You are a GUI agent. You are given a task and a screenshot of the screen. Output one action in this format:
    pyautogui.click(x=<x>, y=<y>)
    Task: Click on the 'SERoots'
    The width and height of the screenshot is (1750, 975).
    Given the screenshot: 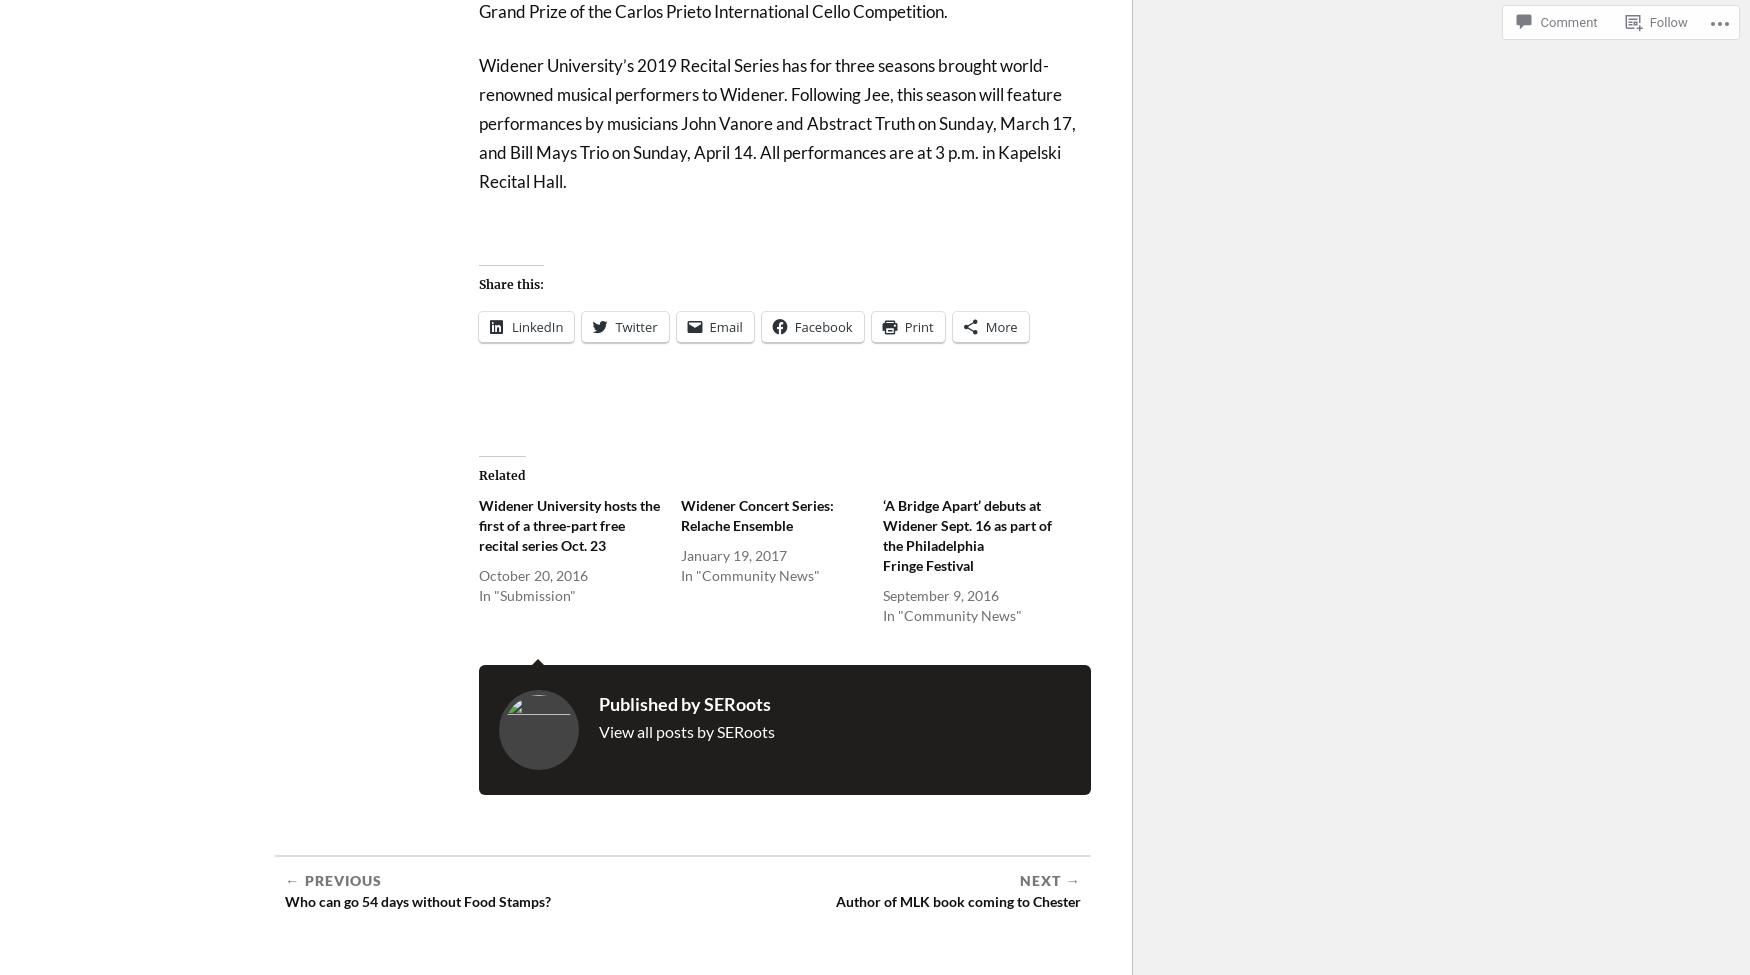 What is the action you would take?
    pyautogui.click(x=737, y=703)
    